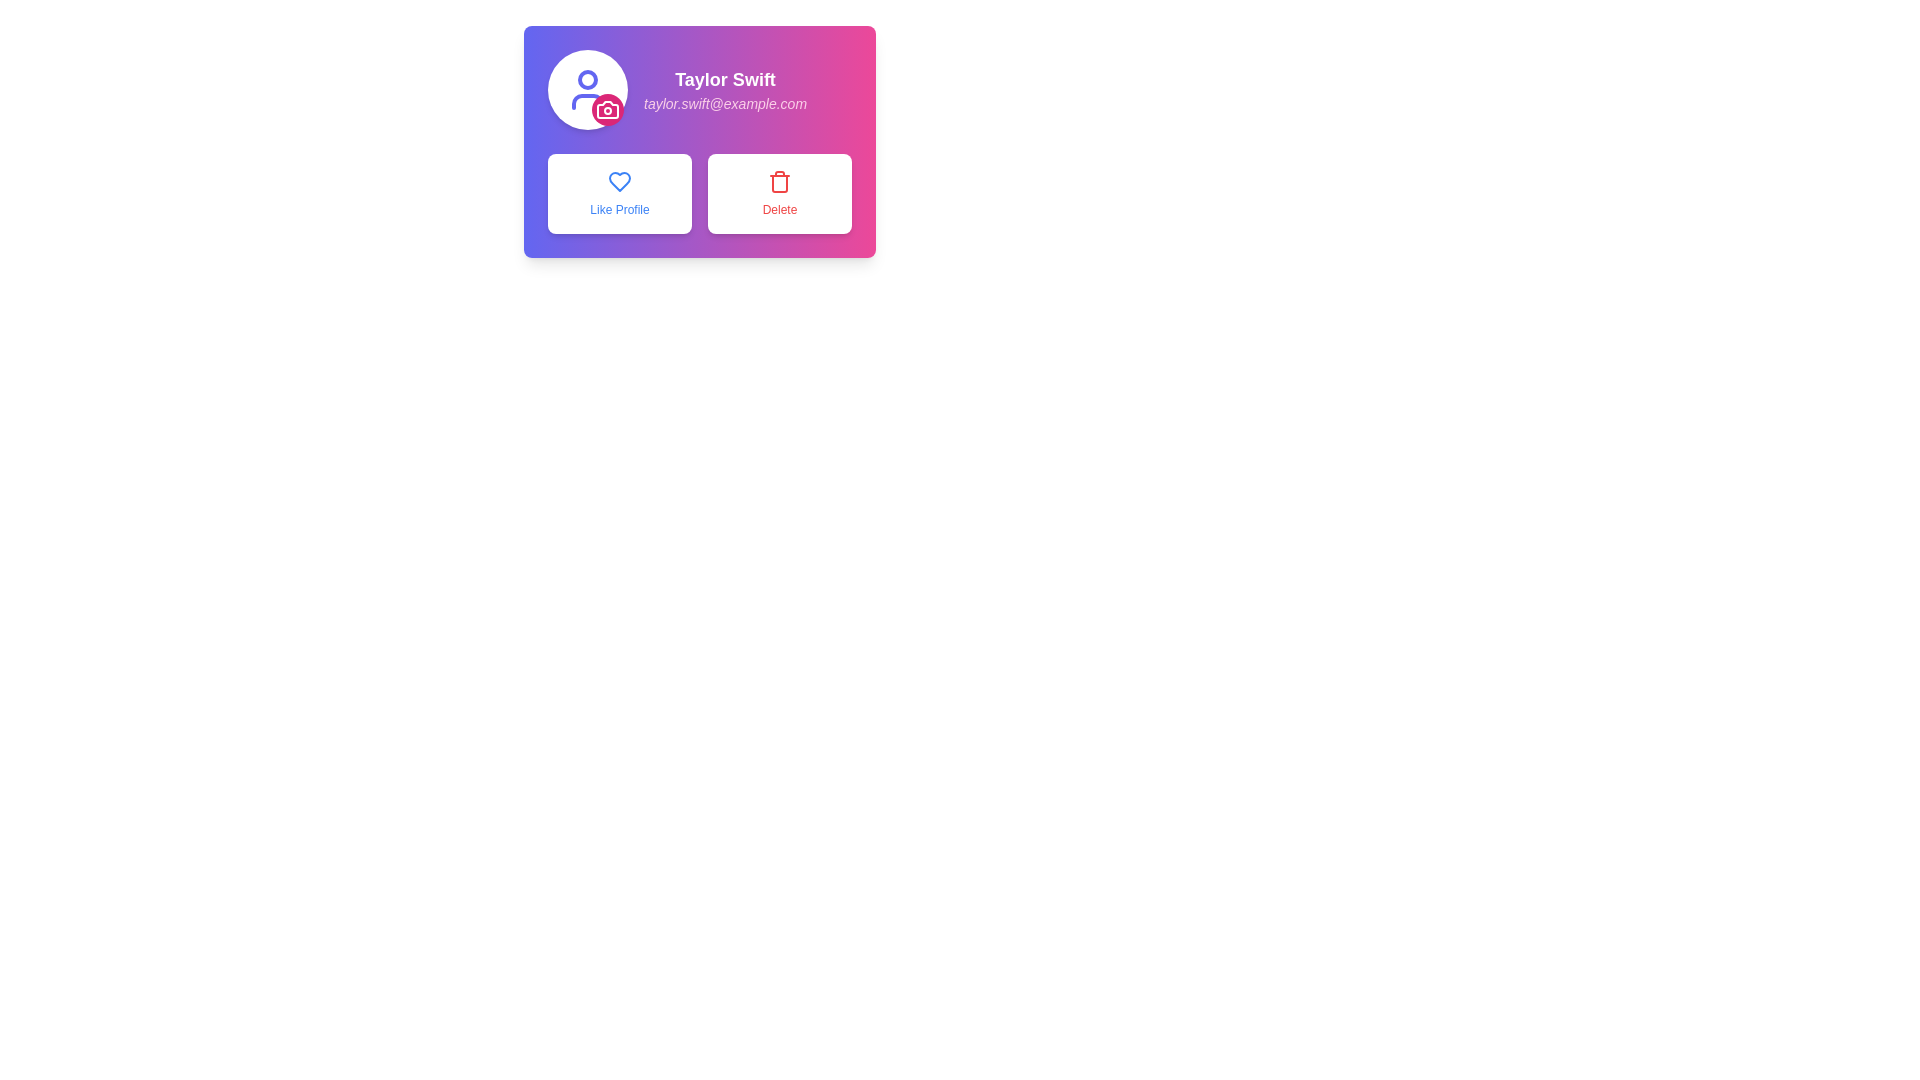 The height and width of the screenshot is (1080, 1920). What do you see at coordinates (587, 88) in the screenshot?
I see `the user profile icon located in the upper left section of the interface, which is visually represented by a circular decorative icon next to the 'Taylor Swift' label` at bounding box center [587, 88].